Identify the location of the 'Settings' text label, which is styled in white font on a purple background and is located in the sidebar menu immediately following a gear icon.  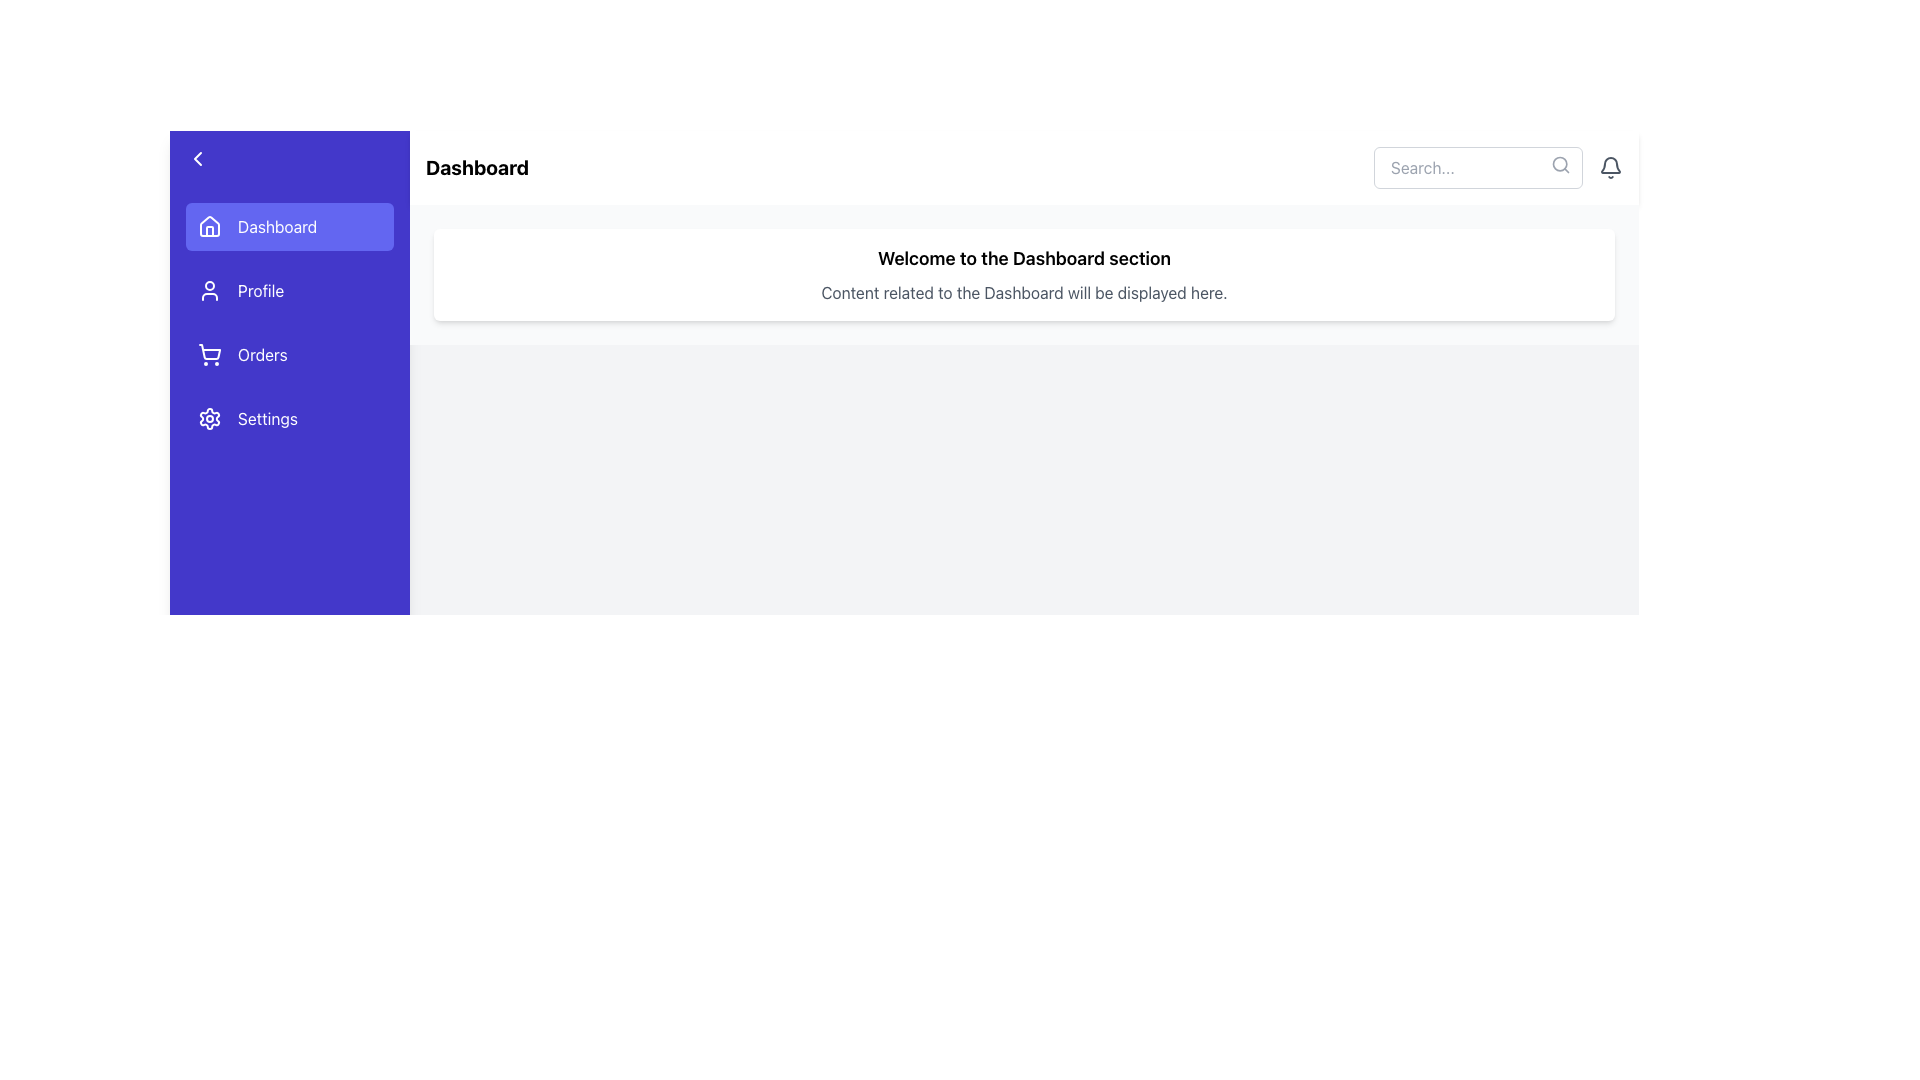
(267, 418).